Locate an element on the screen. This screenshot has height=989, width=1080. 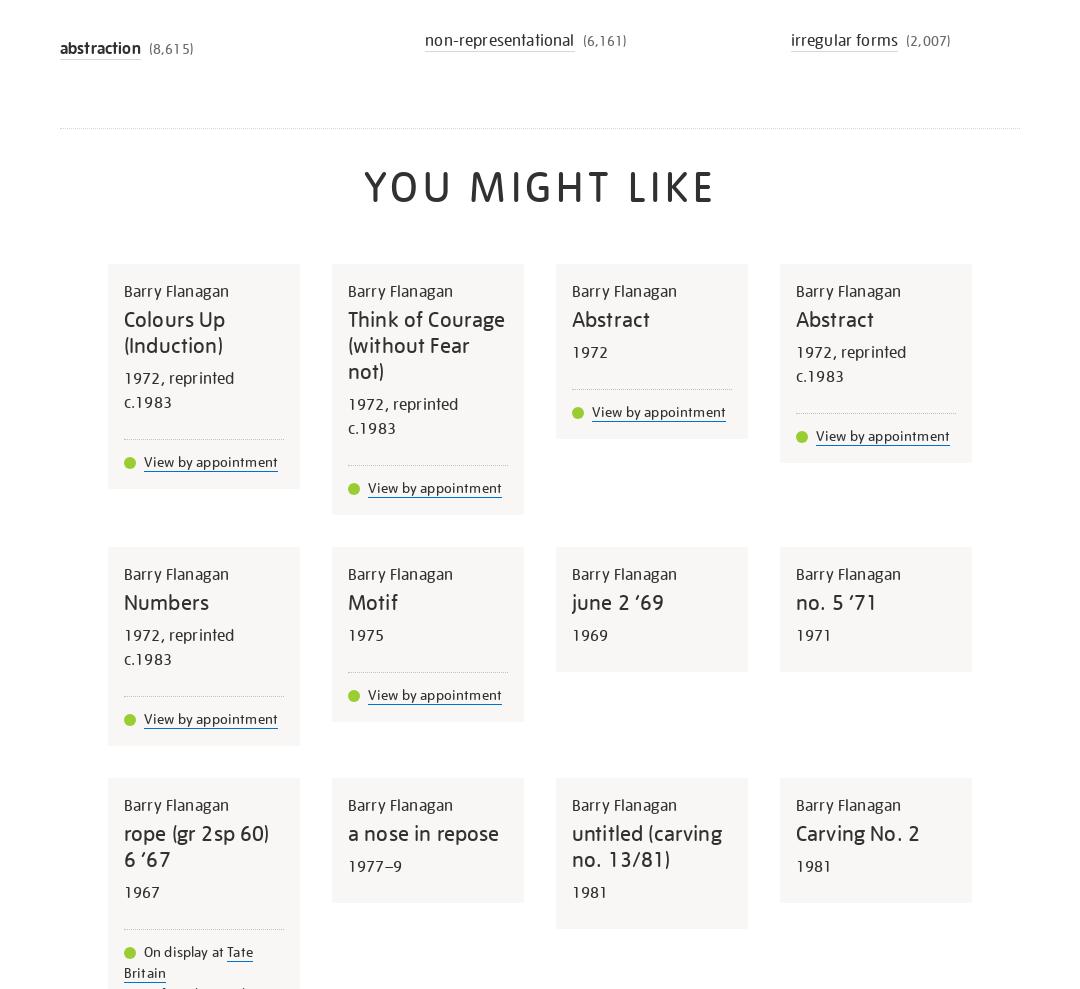
'Motif' is located at coordinates (346, 601).